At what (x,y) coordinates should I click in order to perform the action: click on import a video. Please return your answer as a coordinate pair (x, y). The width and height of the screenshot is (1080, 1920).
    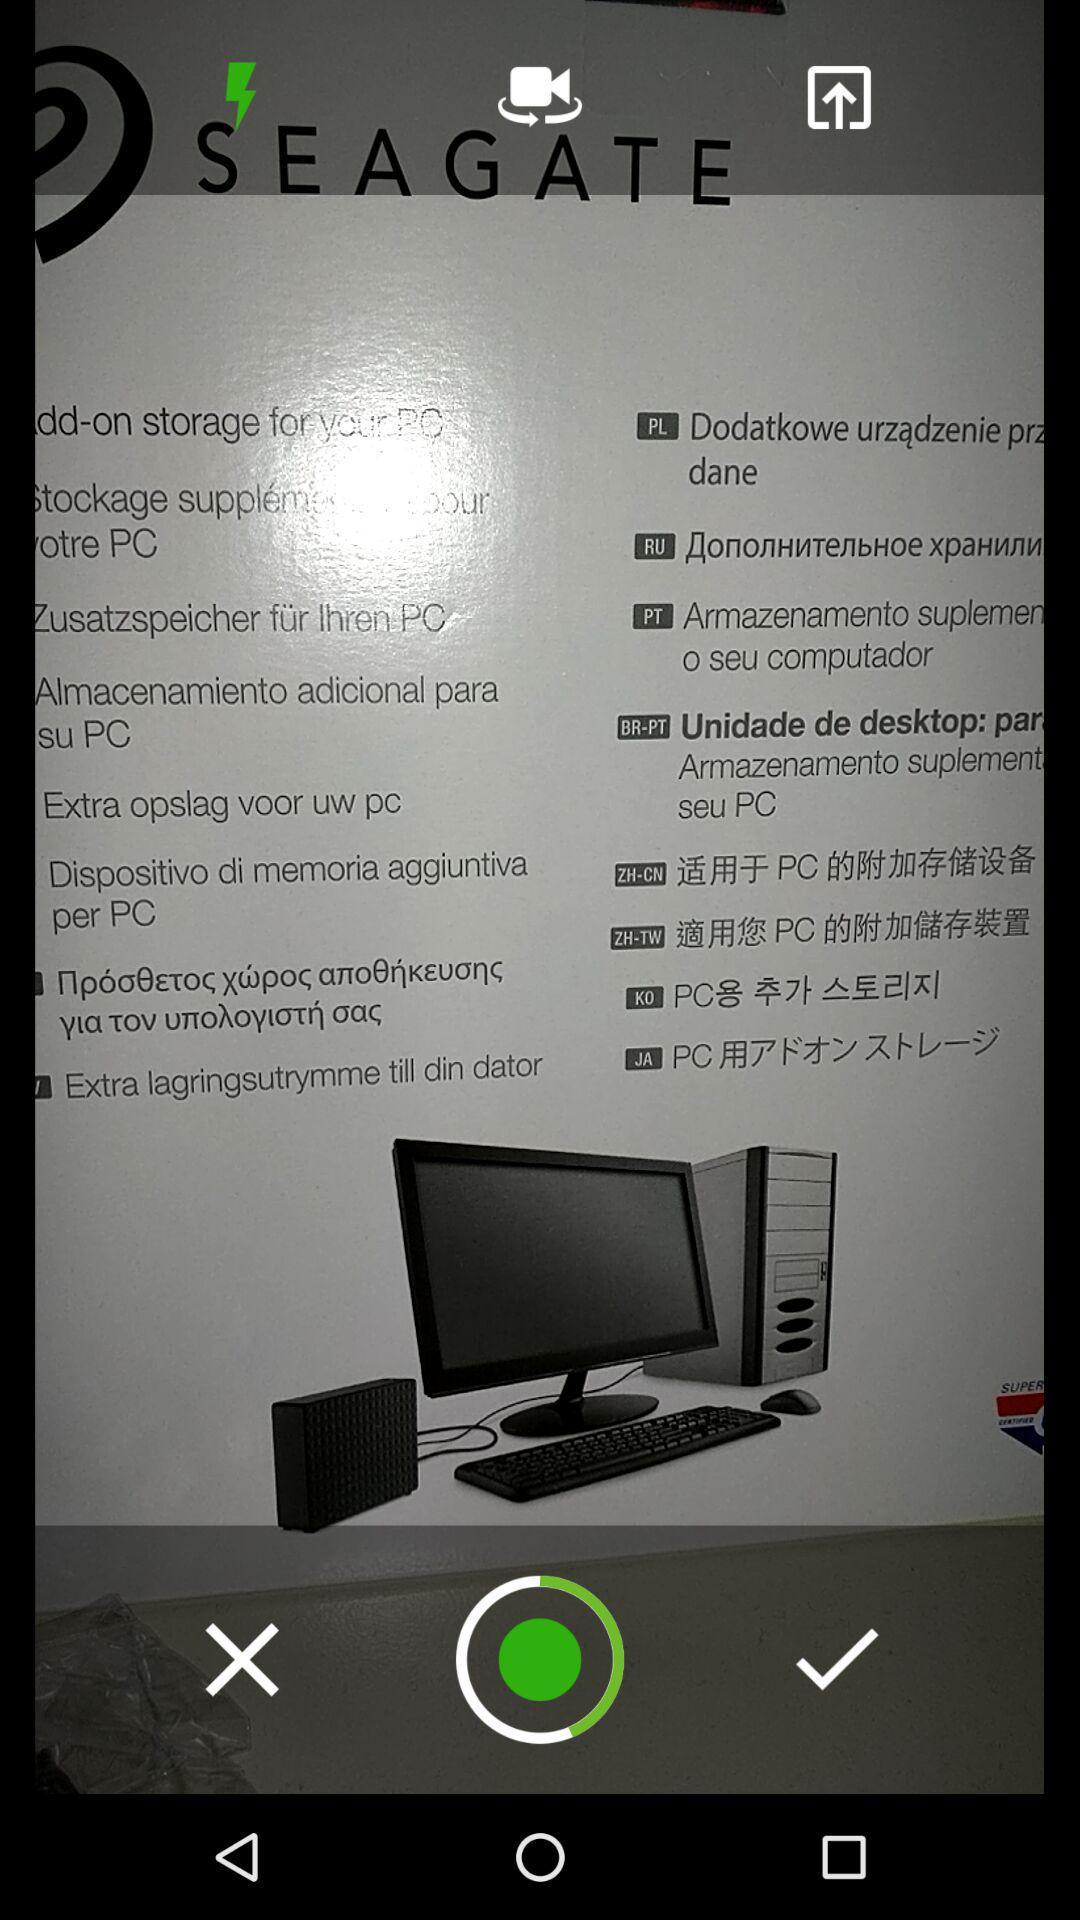
    Looking at the image, I should click on (838, 96).